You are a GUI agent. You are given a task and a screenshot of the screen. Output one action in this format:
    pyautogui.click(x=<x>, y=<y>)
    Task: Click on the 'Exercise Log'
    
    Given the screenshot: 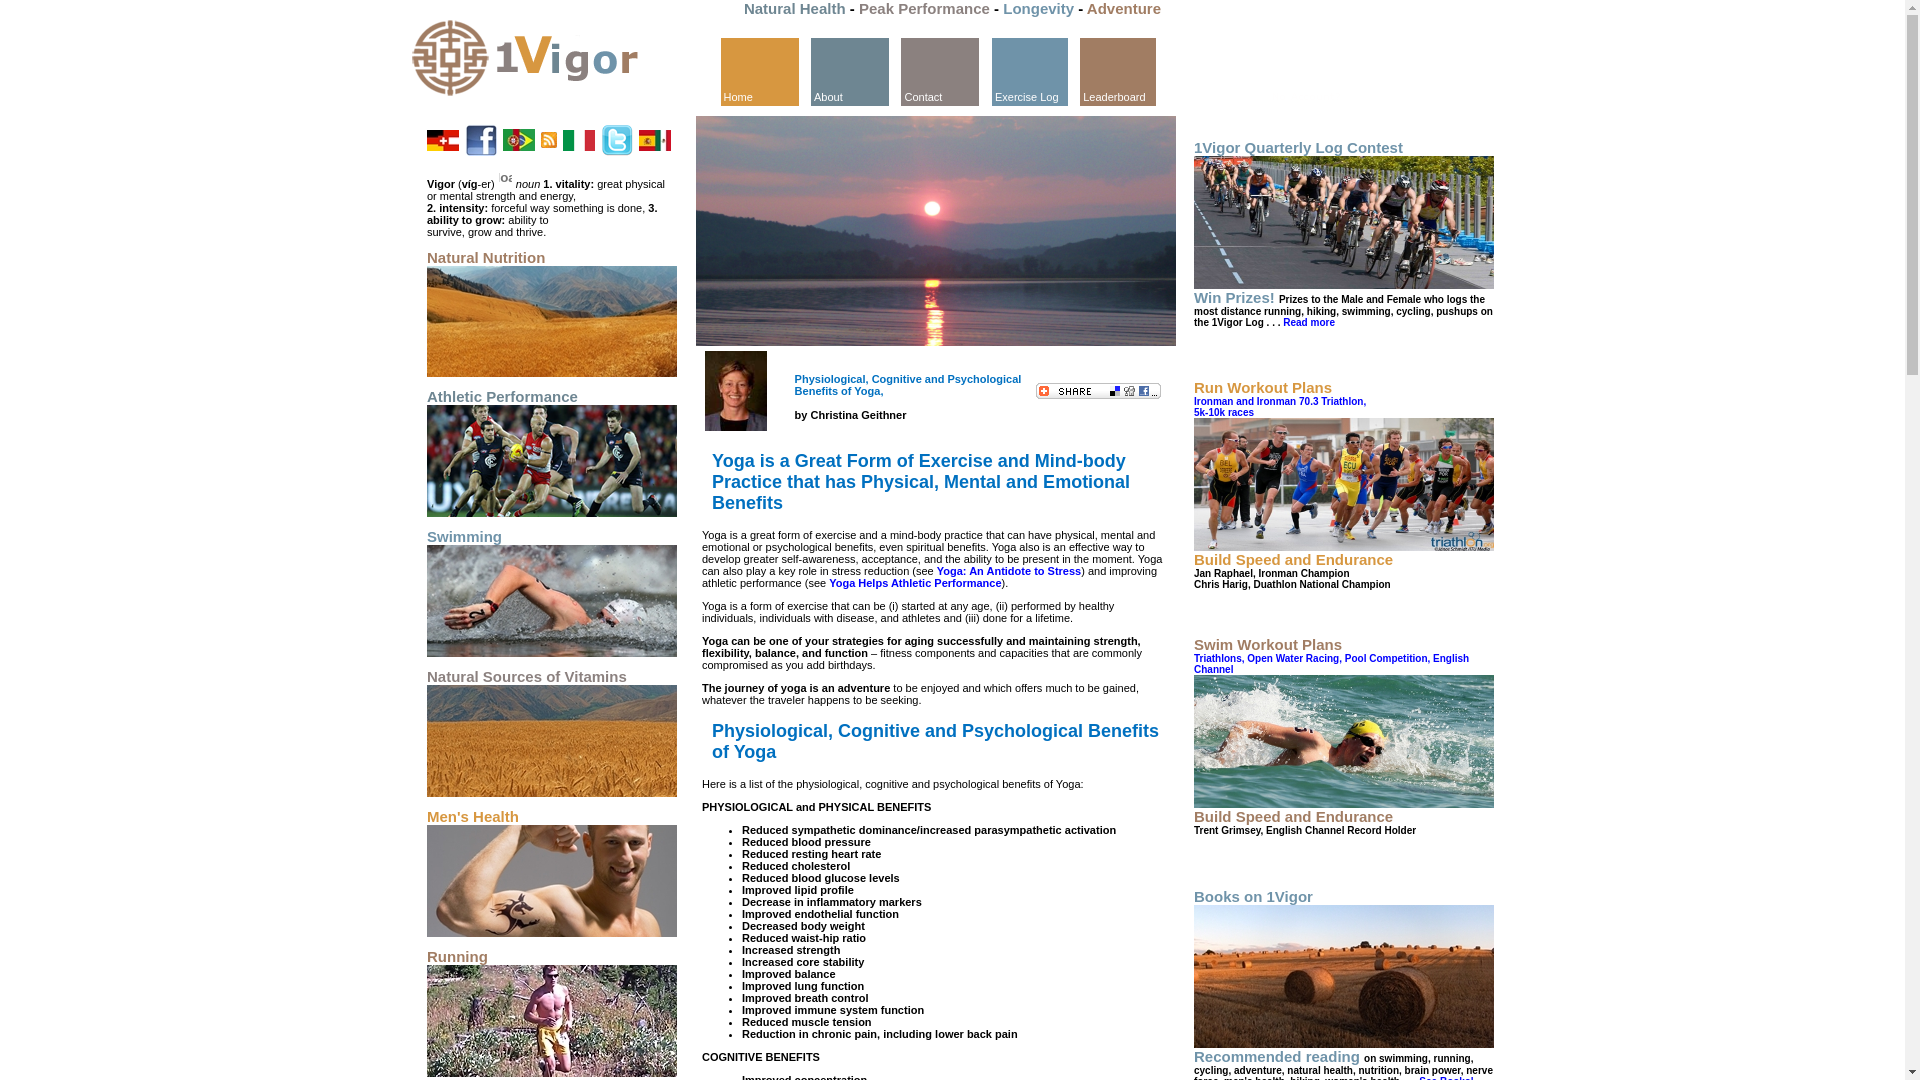 What is the action you would take?
    pyautogui.click(x=1030, y=69)
    